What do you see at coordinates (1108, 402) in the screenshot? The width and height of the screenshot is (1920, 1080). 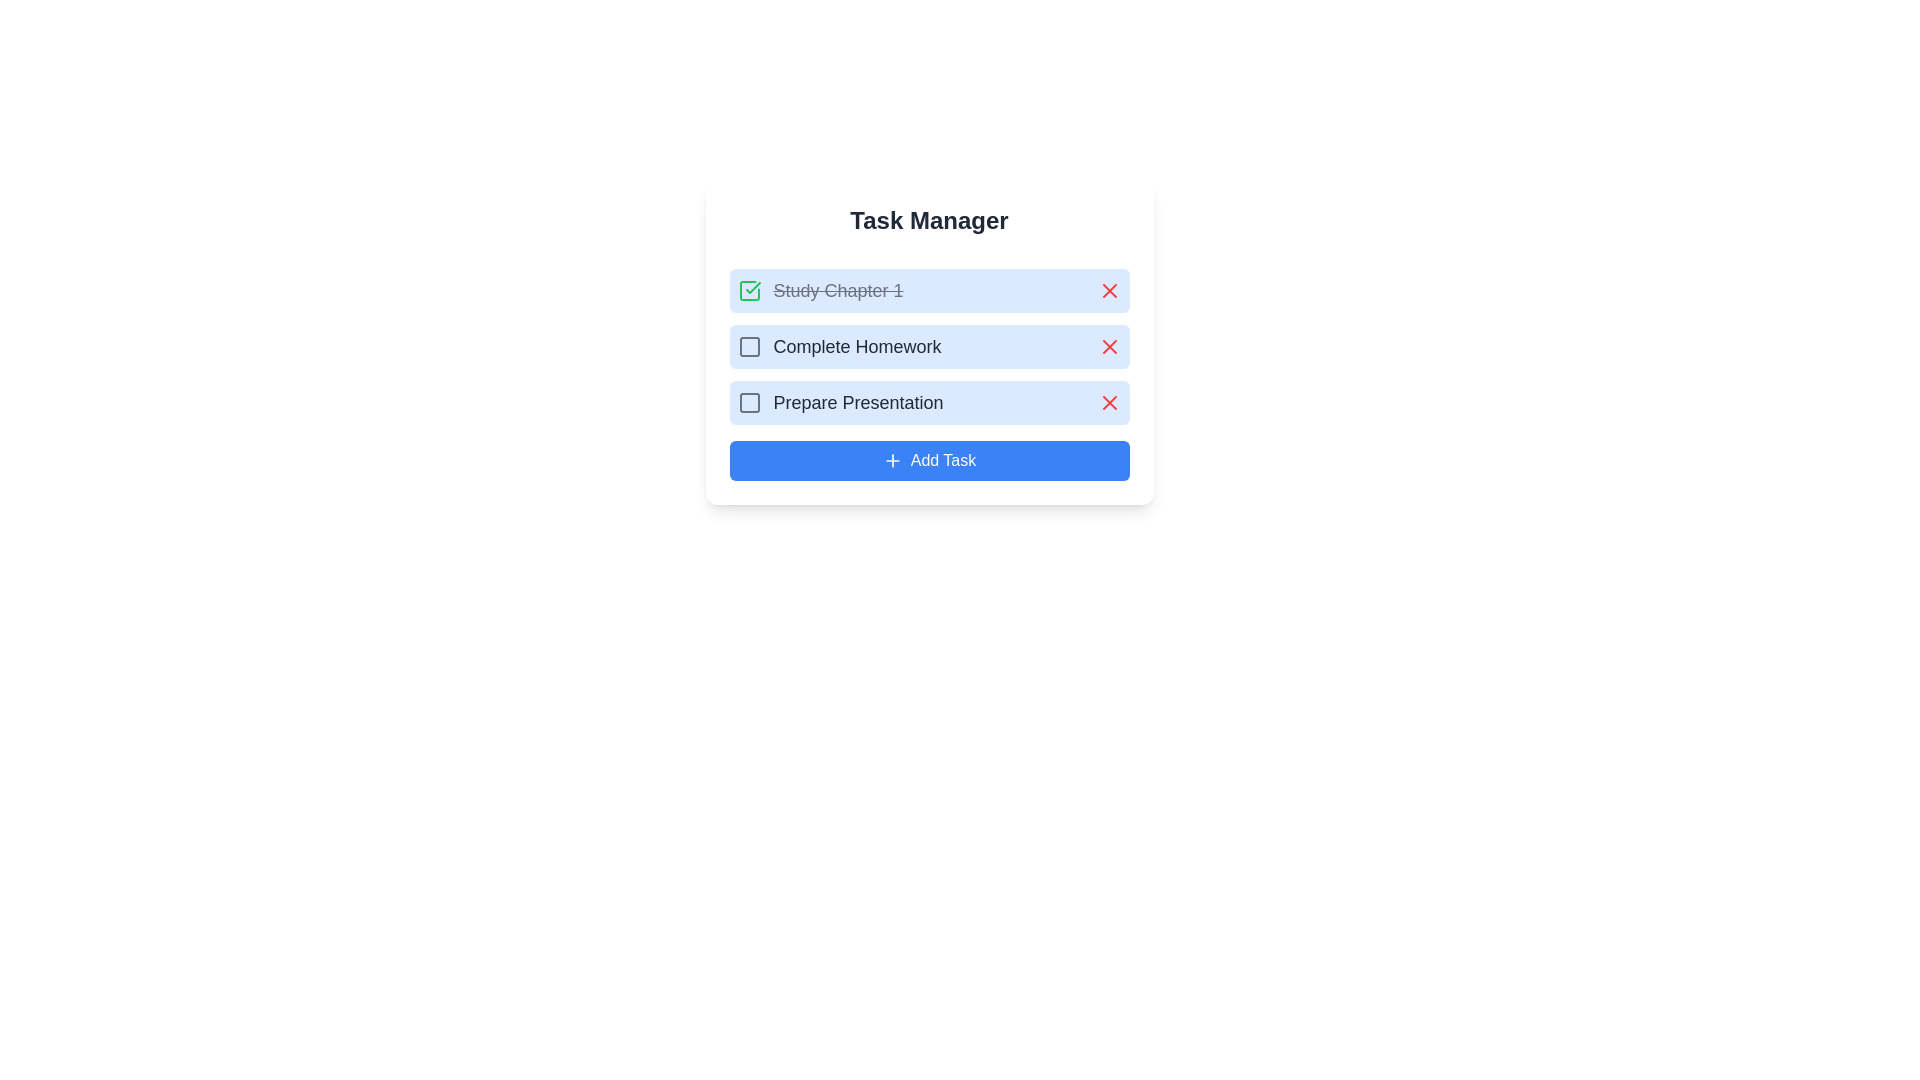 I see `the delete icon button located to the right of the 'Prepare Presentation' task in the task manager interface` at bounding box center [1108, 402].